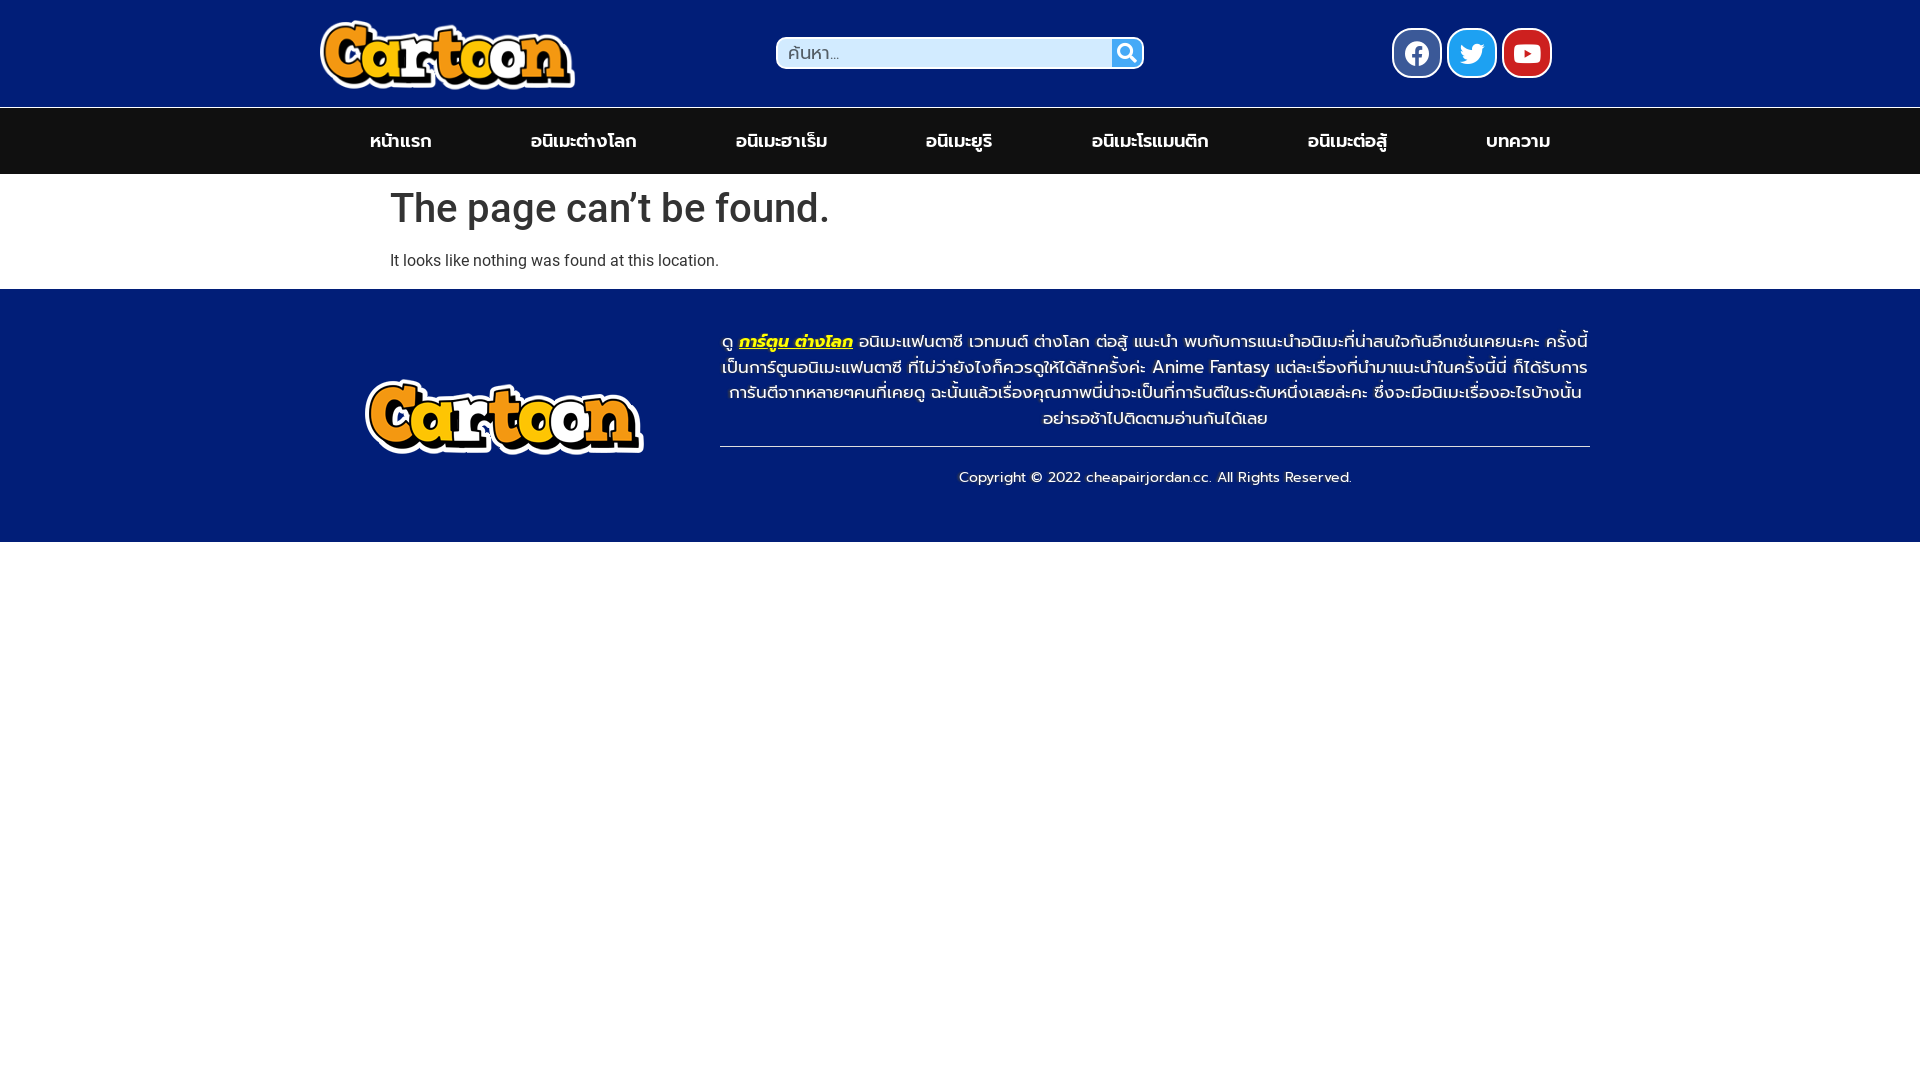 The image size is (1920, 1080). What do you see at coordinates (1127, 52) in the screenshot?
I see `'Search'` at bounding box center [1127, 52].